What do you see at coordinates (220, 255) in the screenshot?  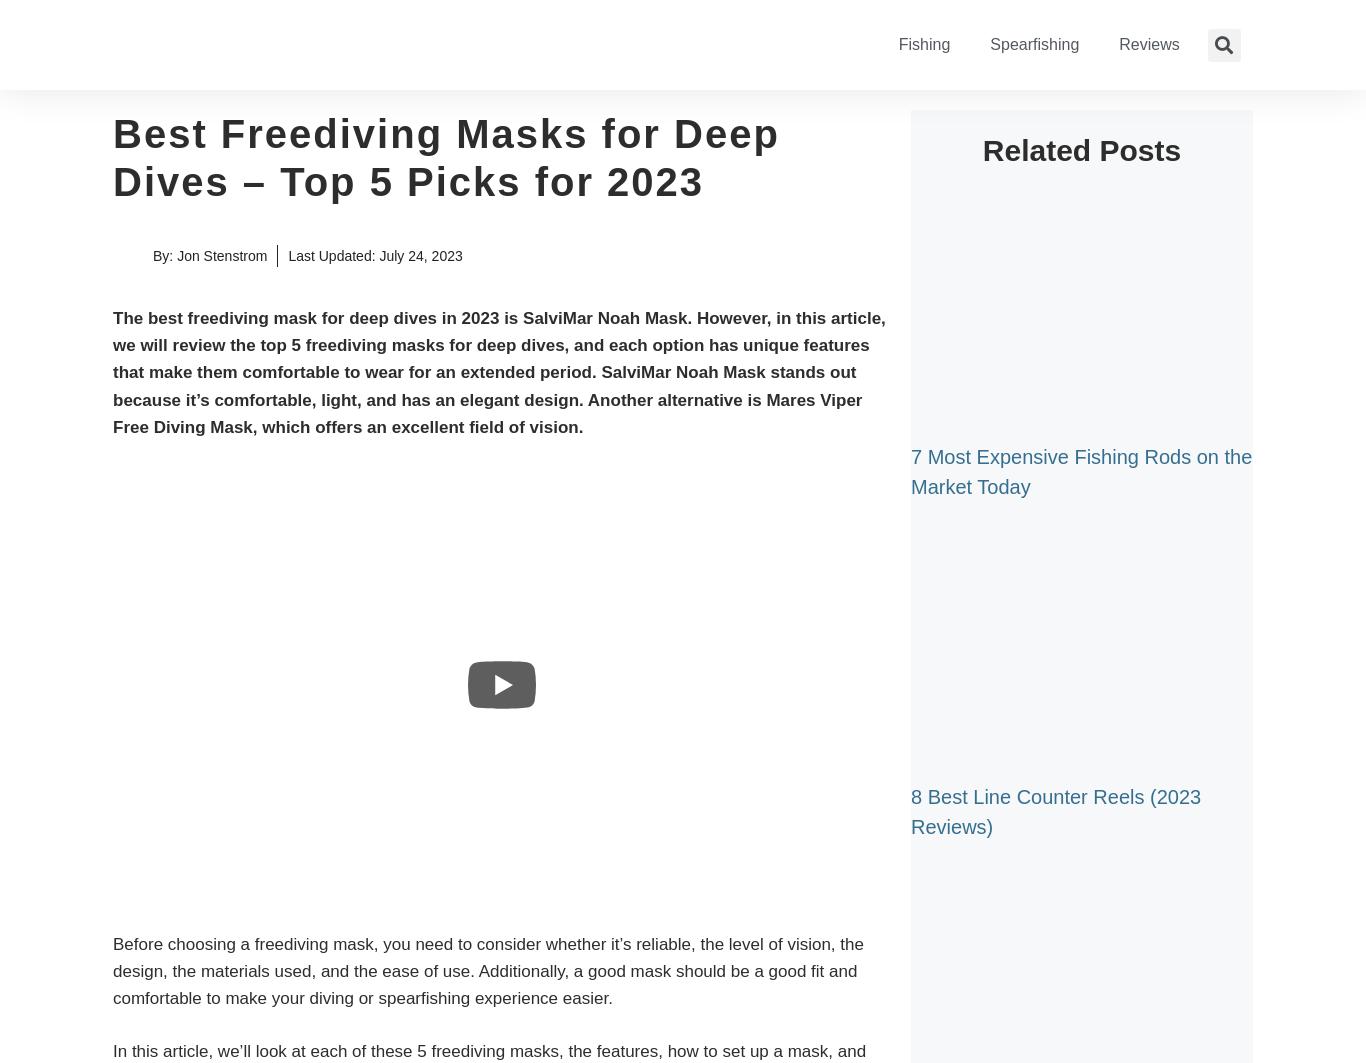 I see `'Jon Stenstrom'` at bounding box center [220, 255].